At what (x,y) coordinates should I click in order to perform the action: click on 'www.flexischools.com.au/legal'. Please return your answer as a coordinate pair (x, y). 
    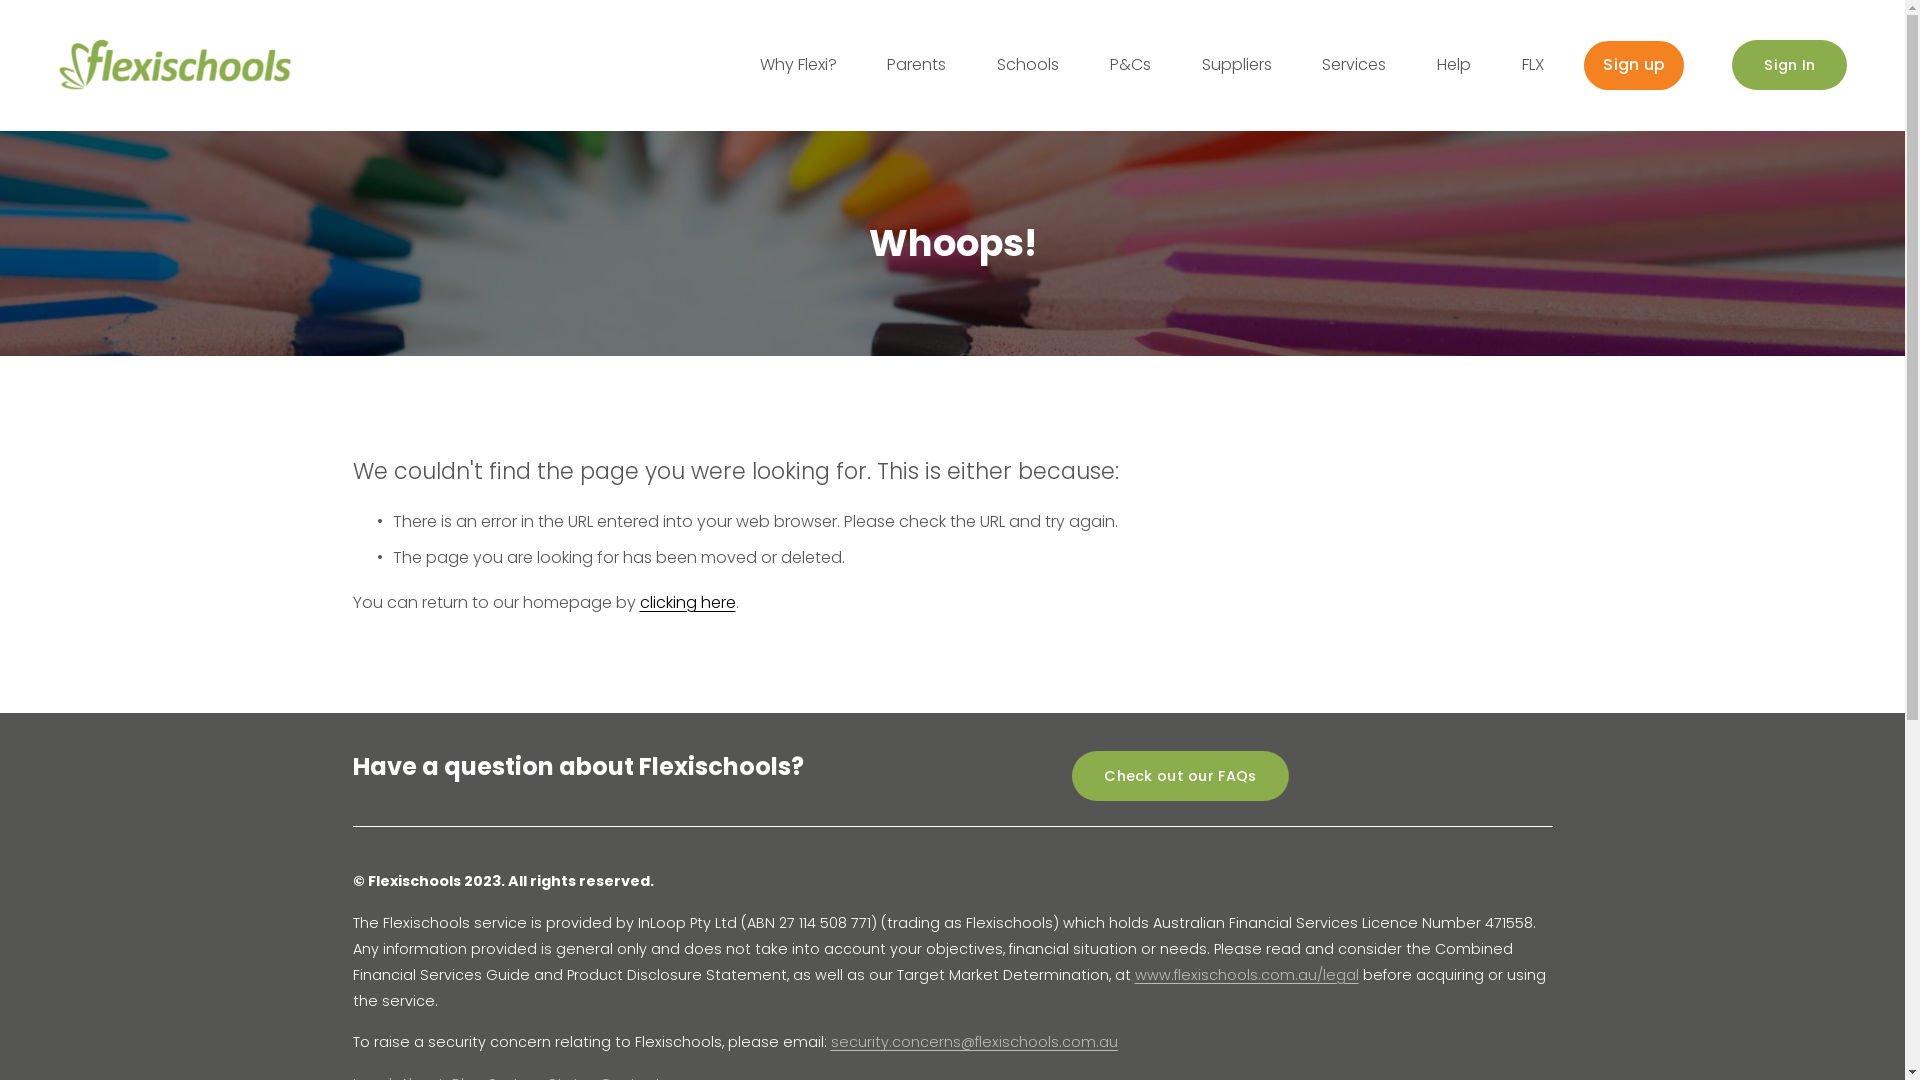
    Looking at the image, I should click on (1245, 974).